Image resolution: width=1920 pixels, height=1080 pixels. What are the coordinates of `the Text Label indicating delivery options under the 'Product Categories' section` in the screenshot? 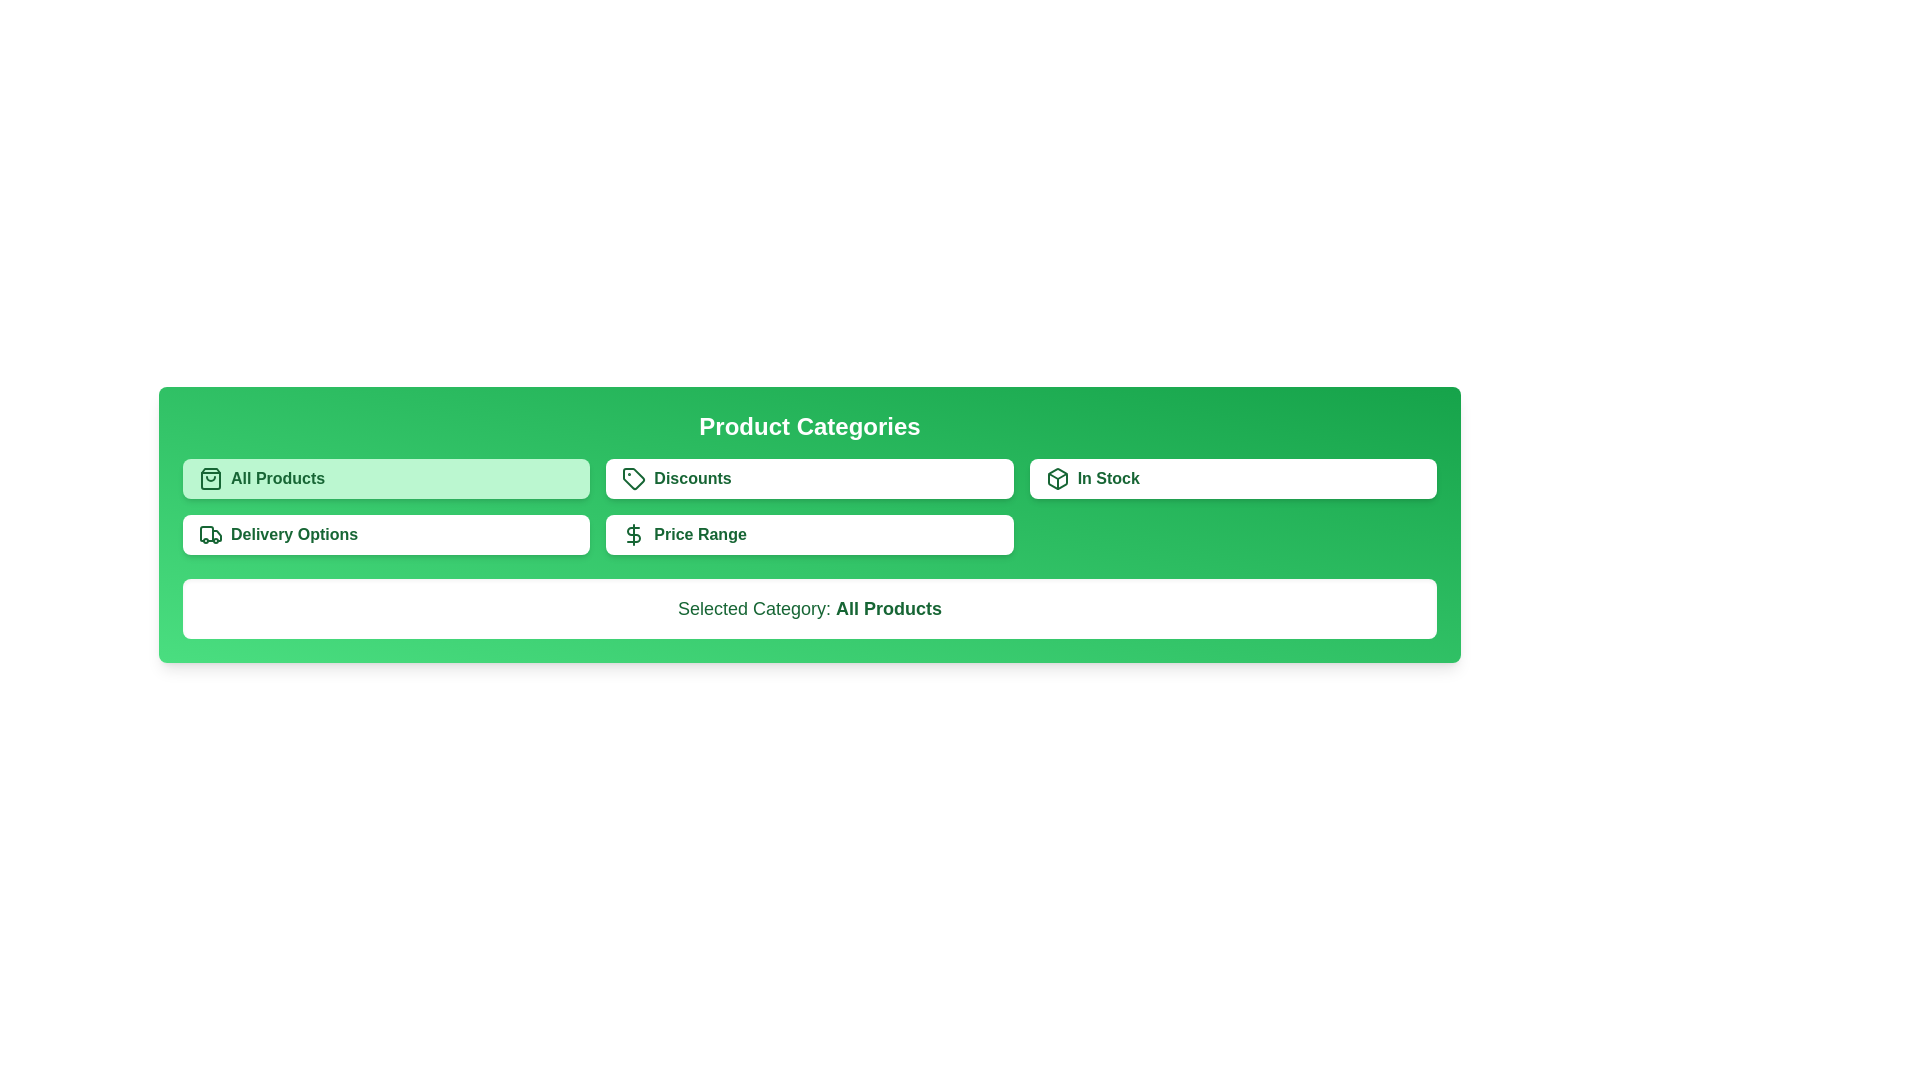 It's located at (293, 534).